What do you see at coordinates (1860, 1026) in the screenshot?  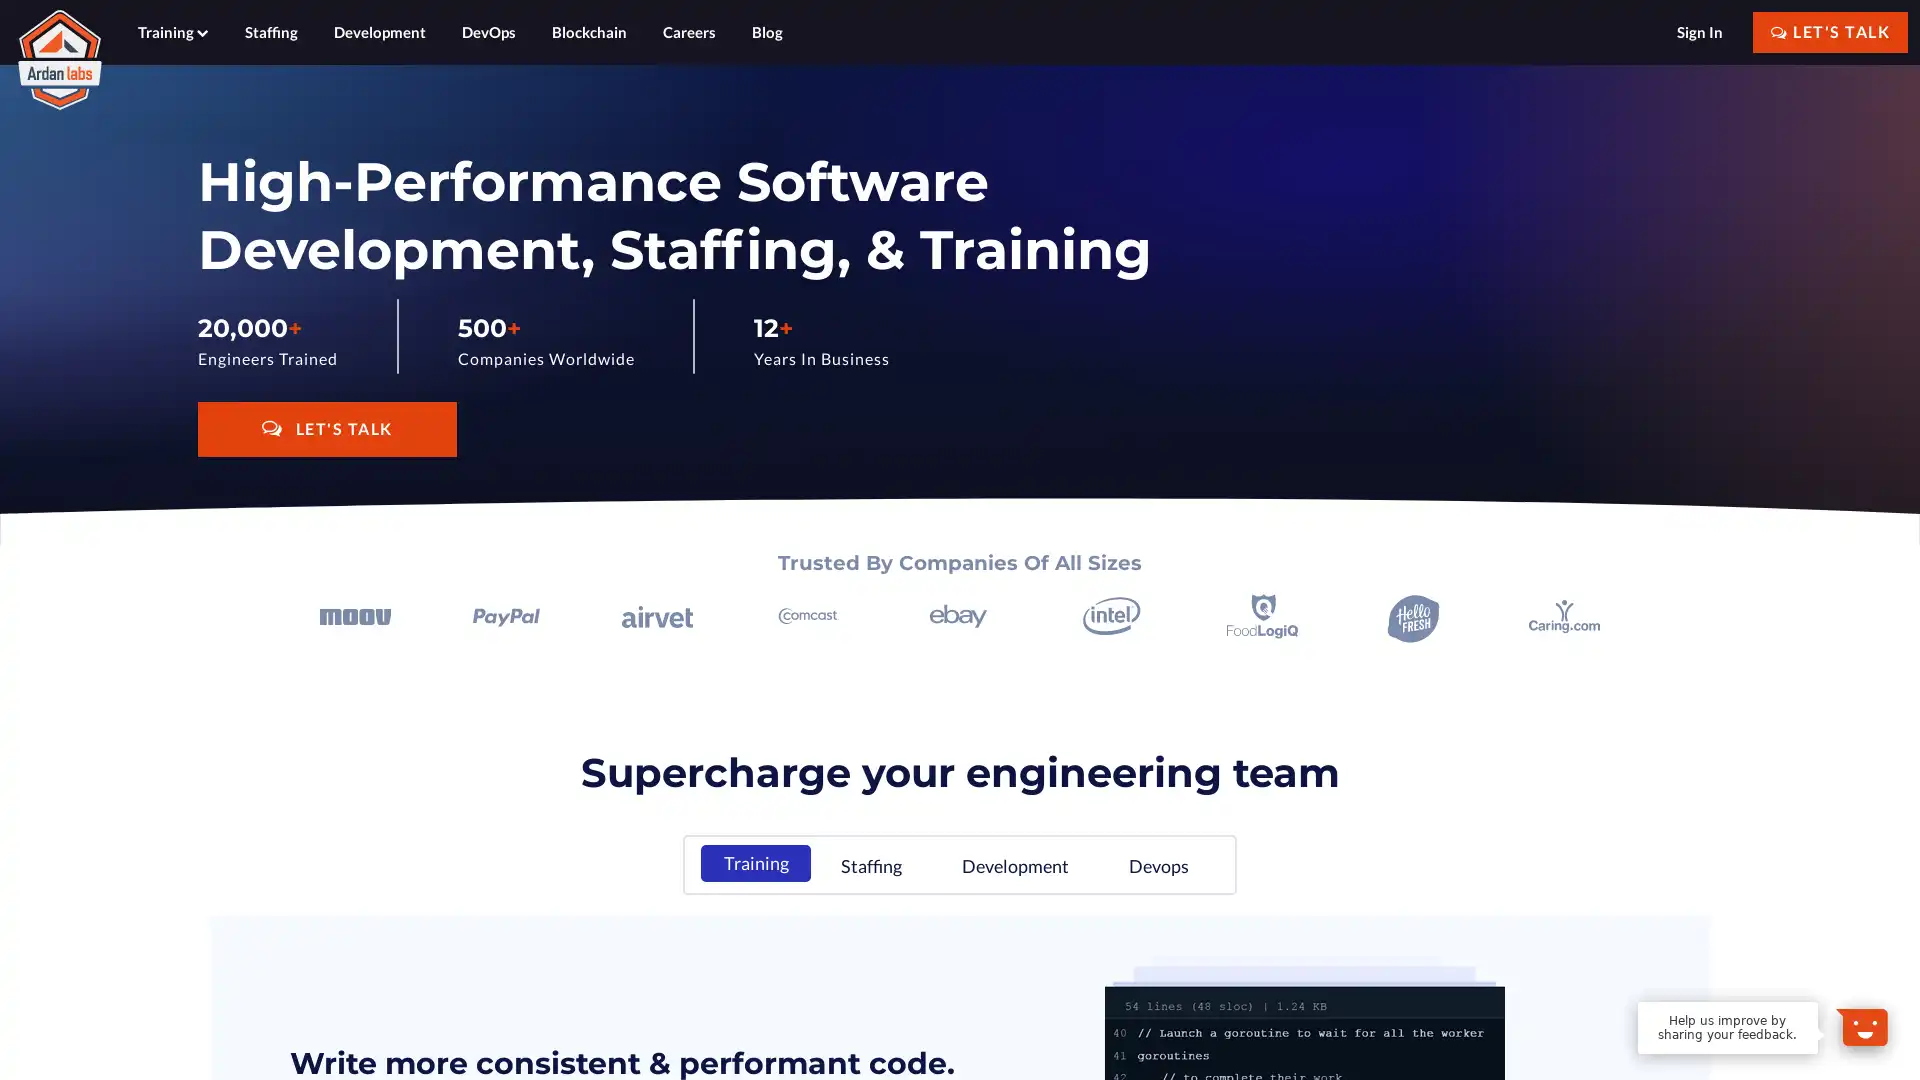 I see `Open` at bounding box center [1860, 1026].